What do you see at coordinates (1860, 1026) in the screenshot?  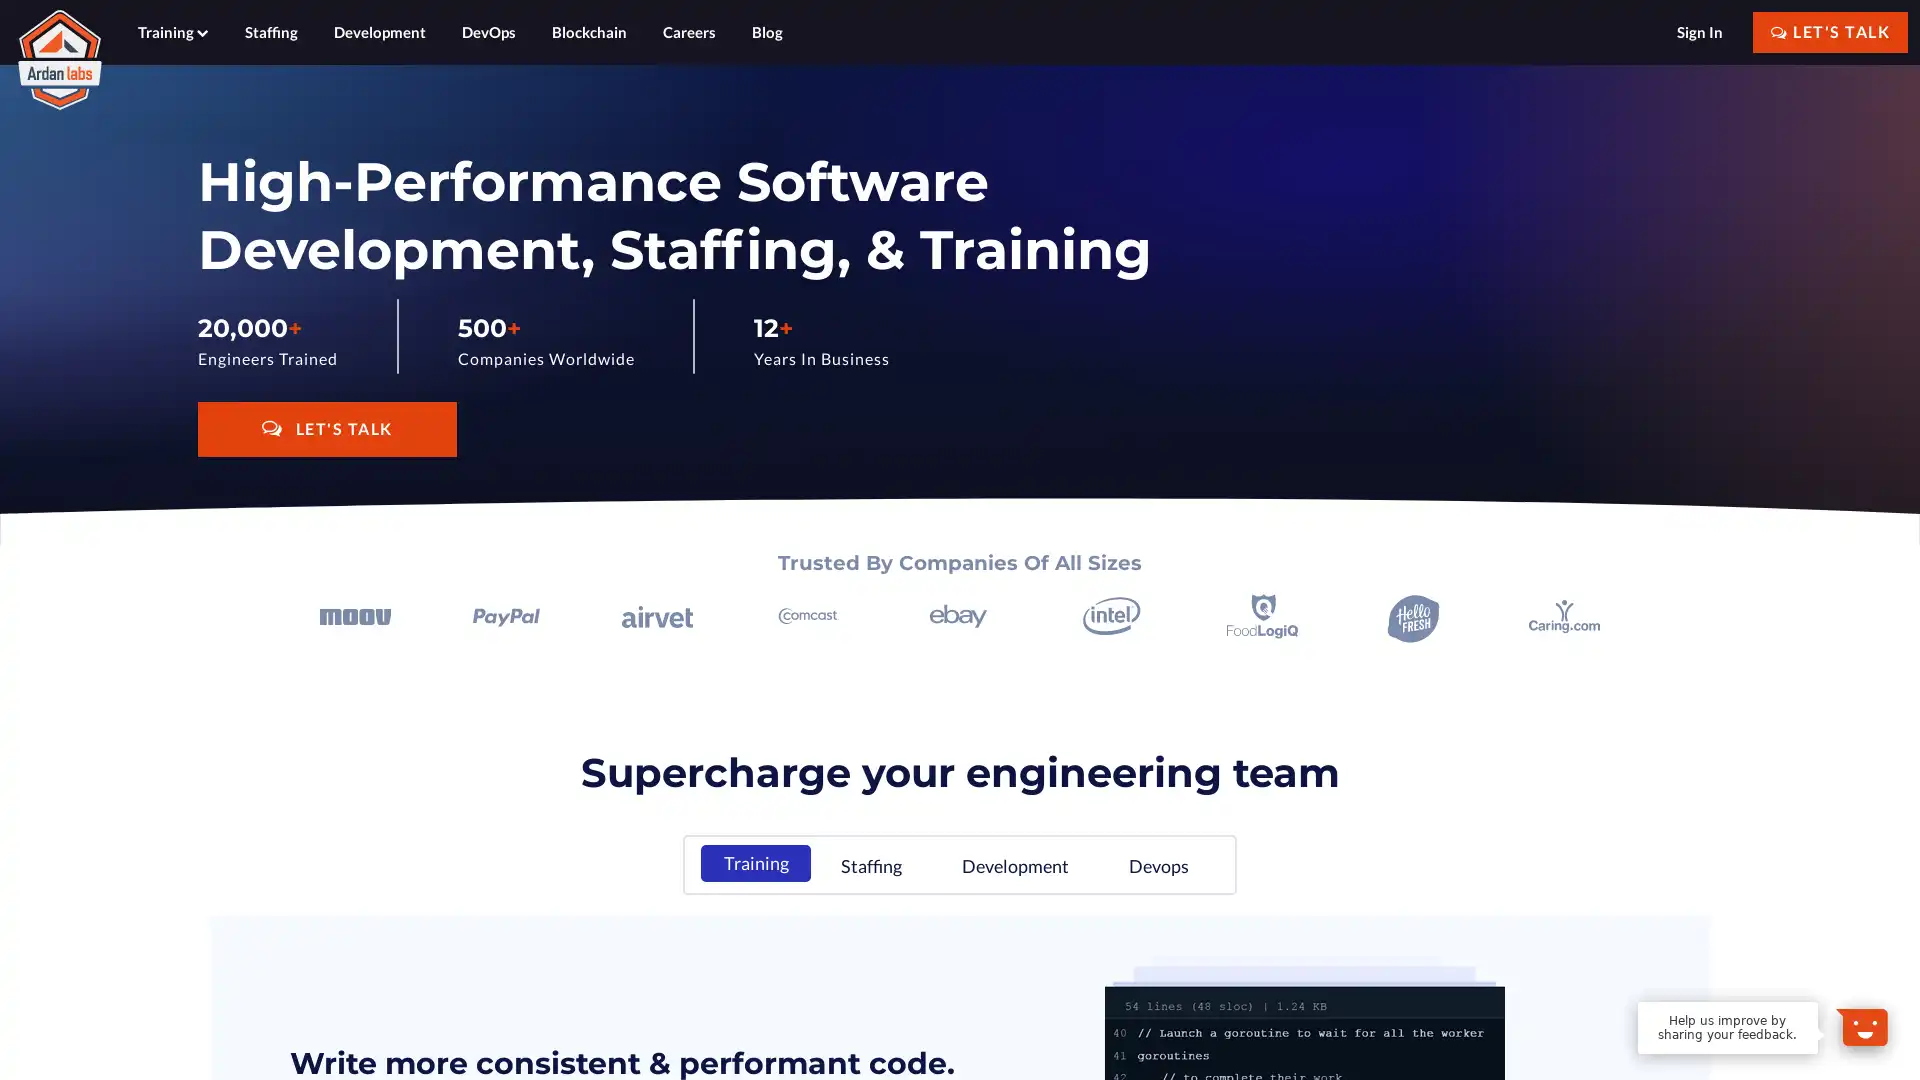 I see `Open` at bounding box center [1860, 1026].